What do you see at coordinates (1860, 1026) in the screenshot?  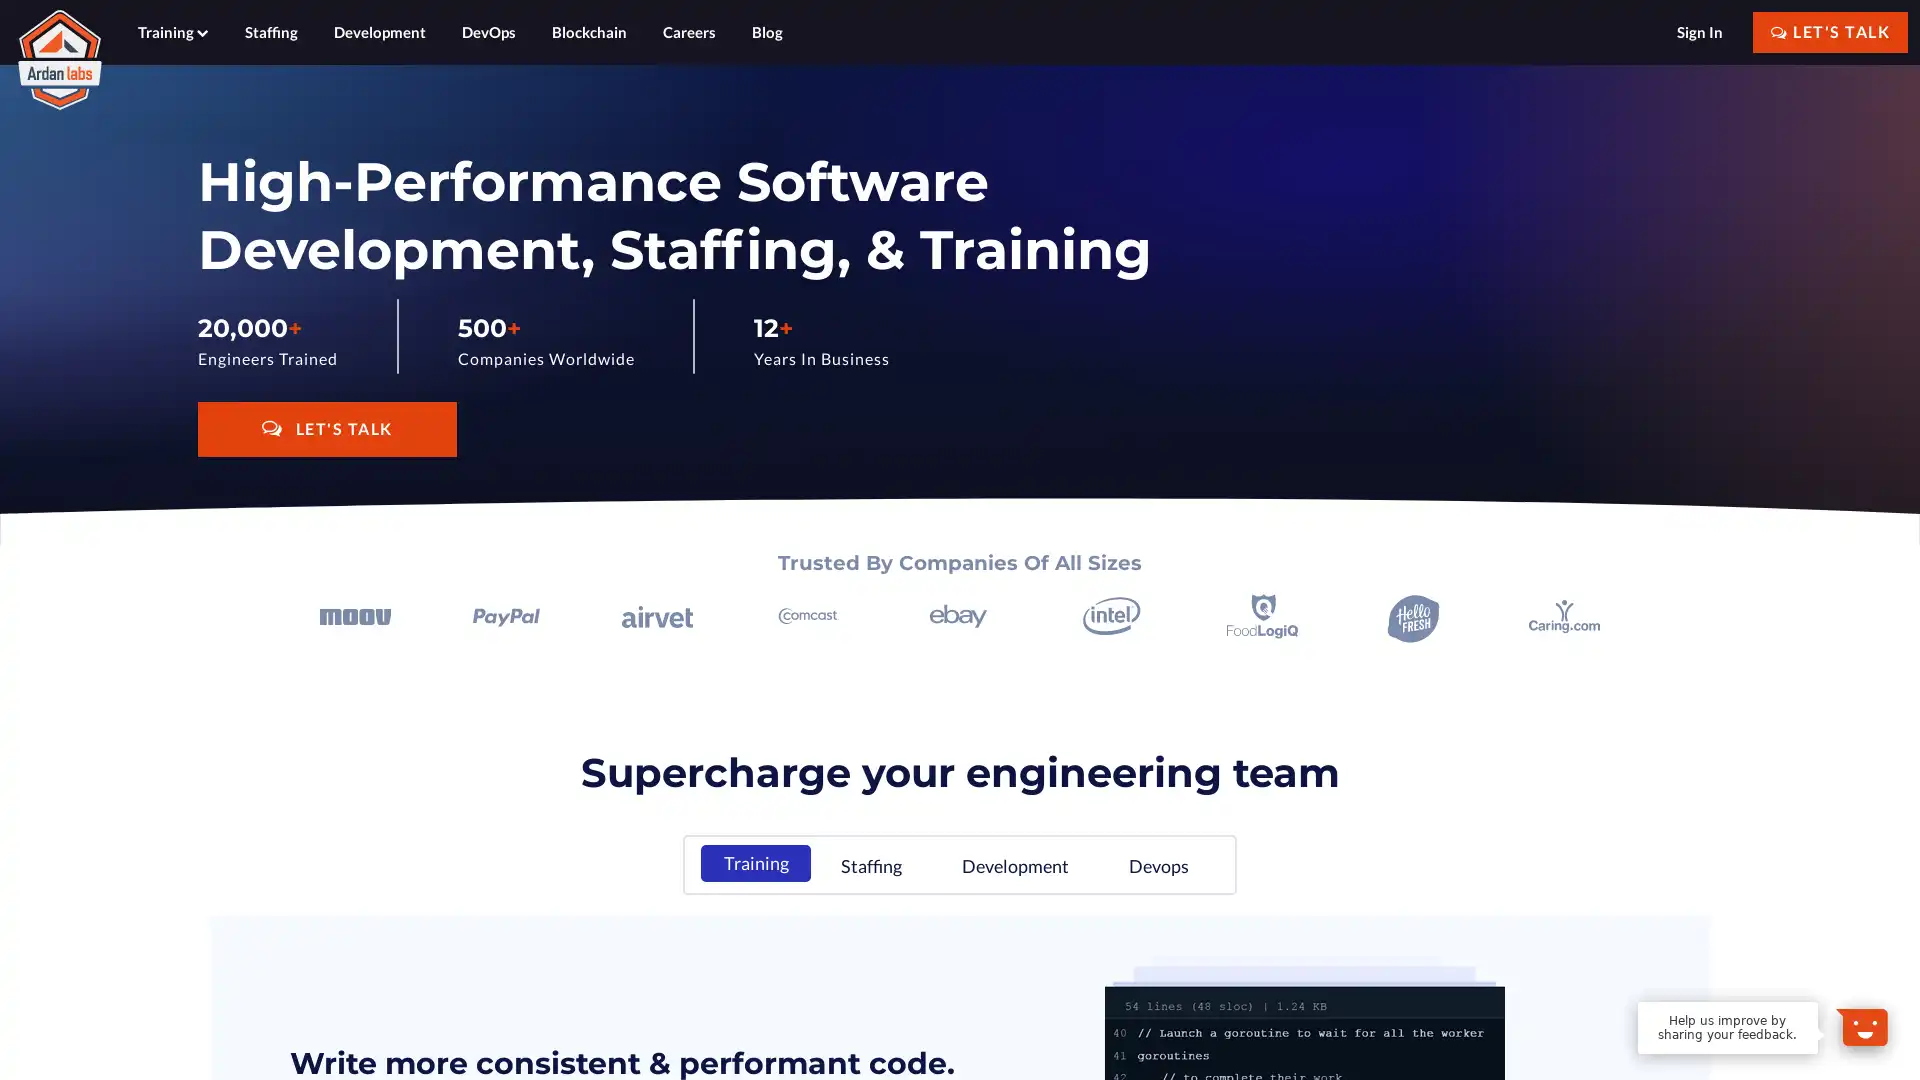 I see `Open` at bounding box center [1860, 1026].